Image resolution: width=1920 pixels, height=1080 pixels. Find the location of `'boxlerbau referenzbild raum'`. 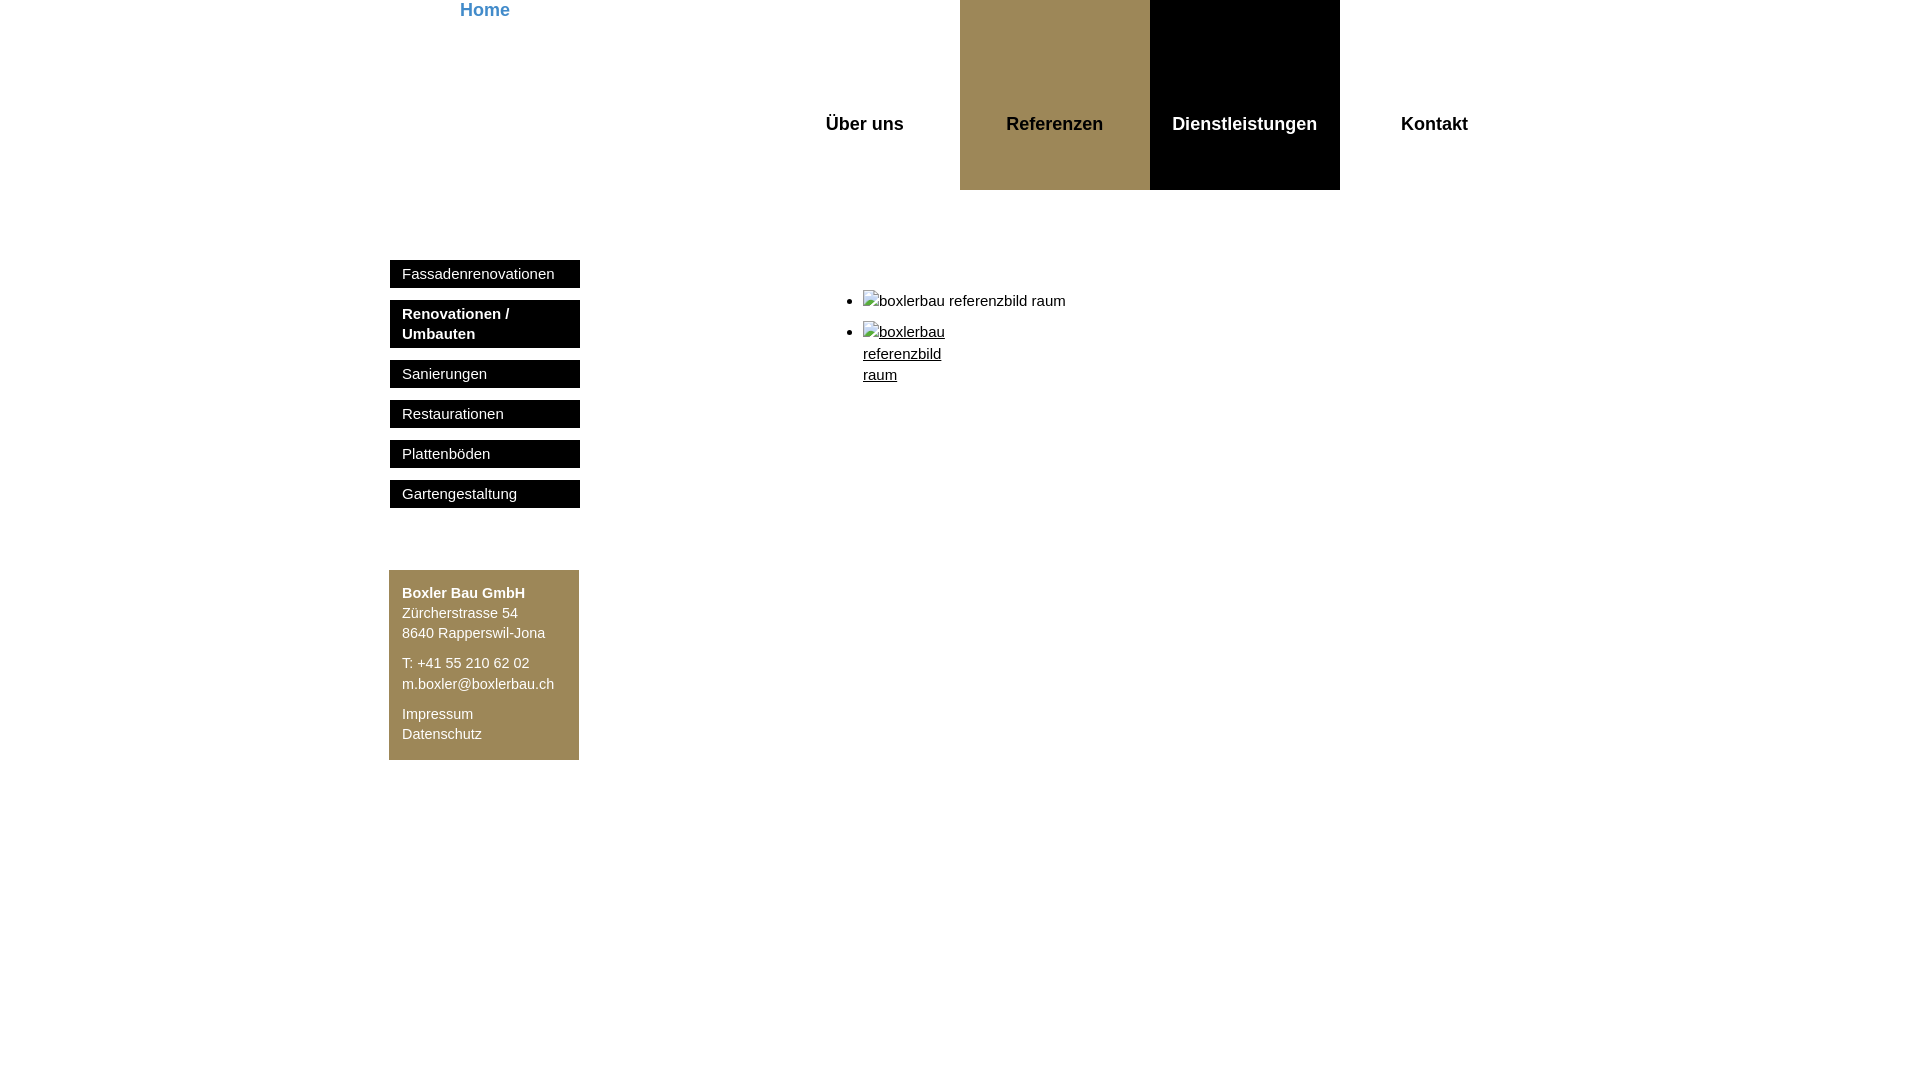

'boxlerbau referenzbild raum' is located at coordinates (863, 300).